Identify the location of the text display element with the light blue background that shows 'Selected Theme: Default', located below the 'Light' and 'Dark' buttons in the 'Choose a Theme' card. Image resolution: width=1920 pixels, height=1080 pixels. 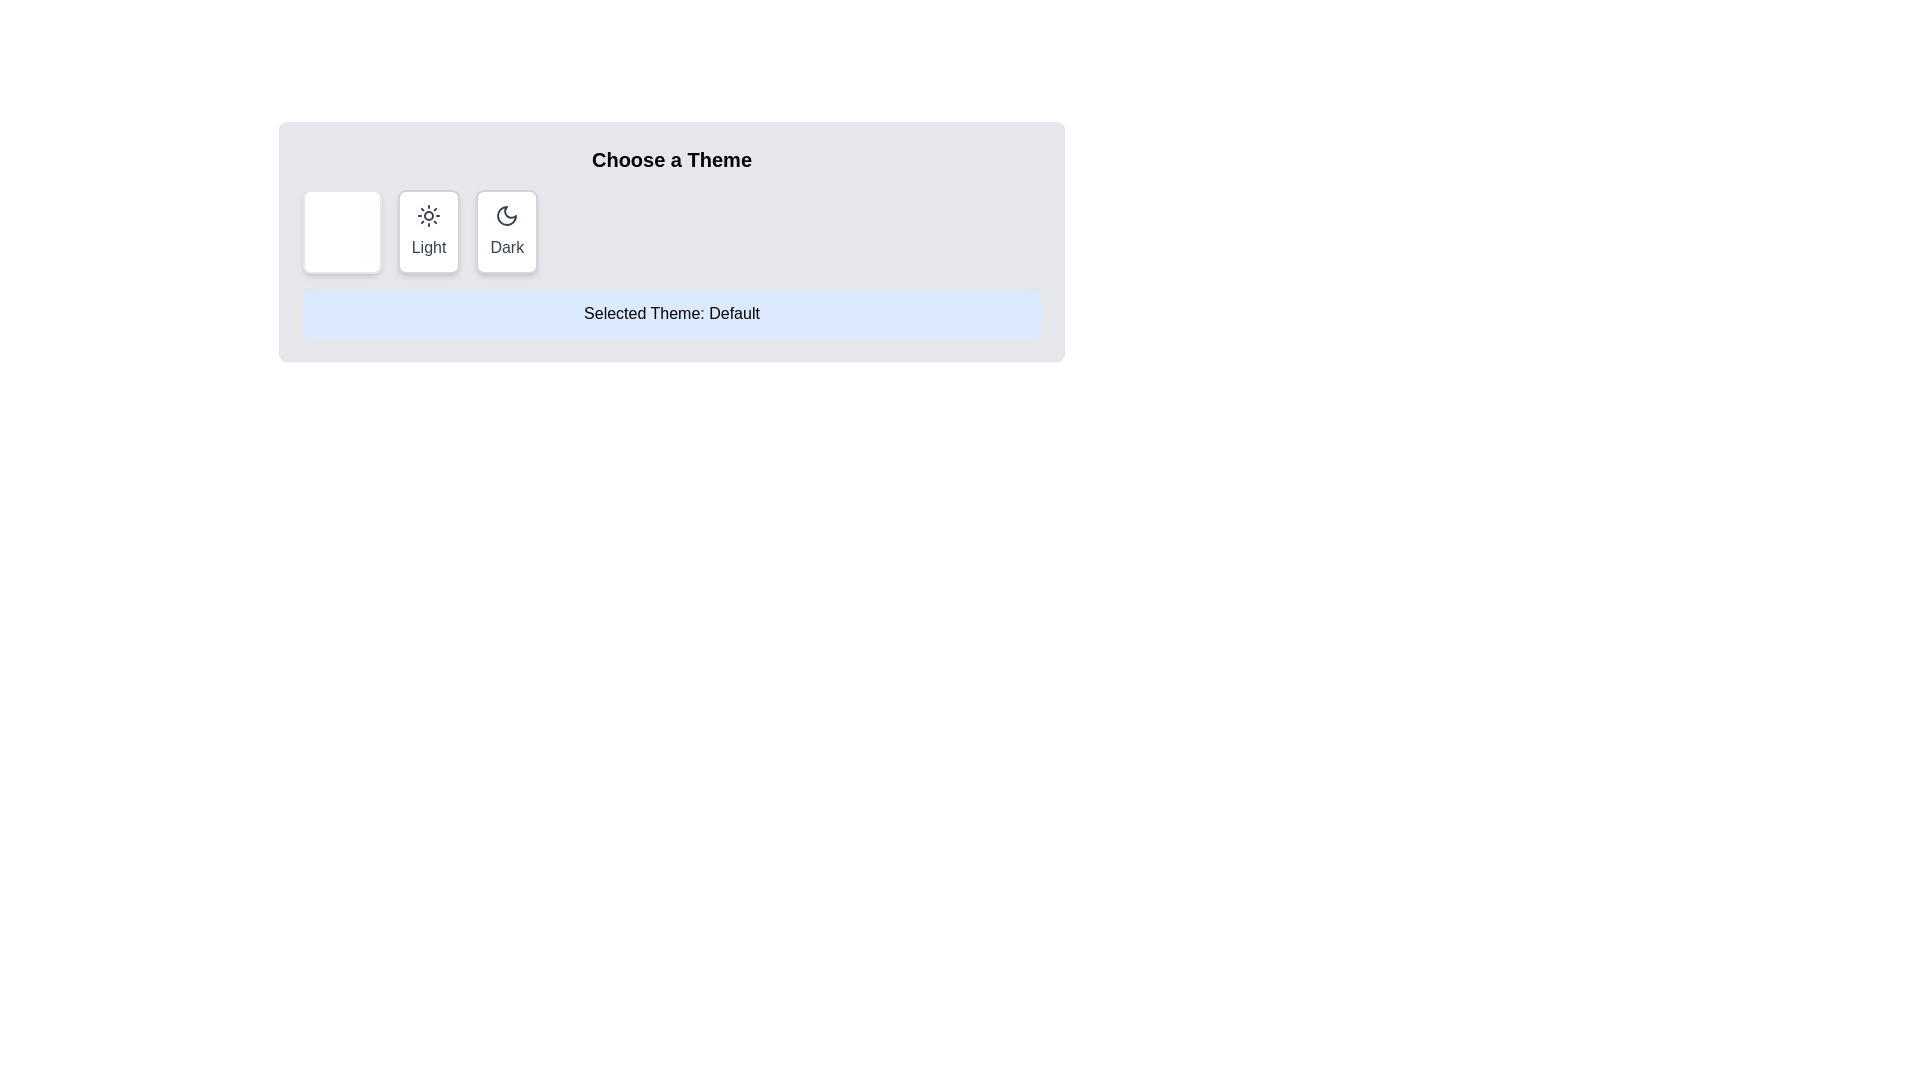
(672, 313).